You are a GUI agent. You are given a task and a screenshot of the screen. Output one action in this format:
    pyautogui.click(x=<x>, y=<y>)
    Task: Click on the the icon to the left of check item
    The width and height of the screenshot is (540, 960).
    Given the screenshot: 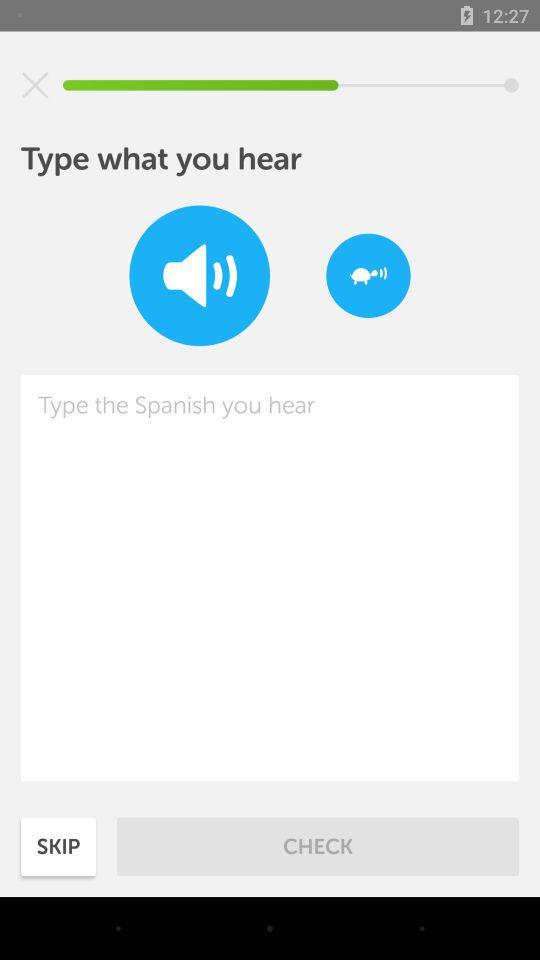 What is the action you would take?
    pyautogui.click(x=58, y=845)
    